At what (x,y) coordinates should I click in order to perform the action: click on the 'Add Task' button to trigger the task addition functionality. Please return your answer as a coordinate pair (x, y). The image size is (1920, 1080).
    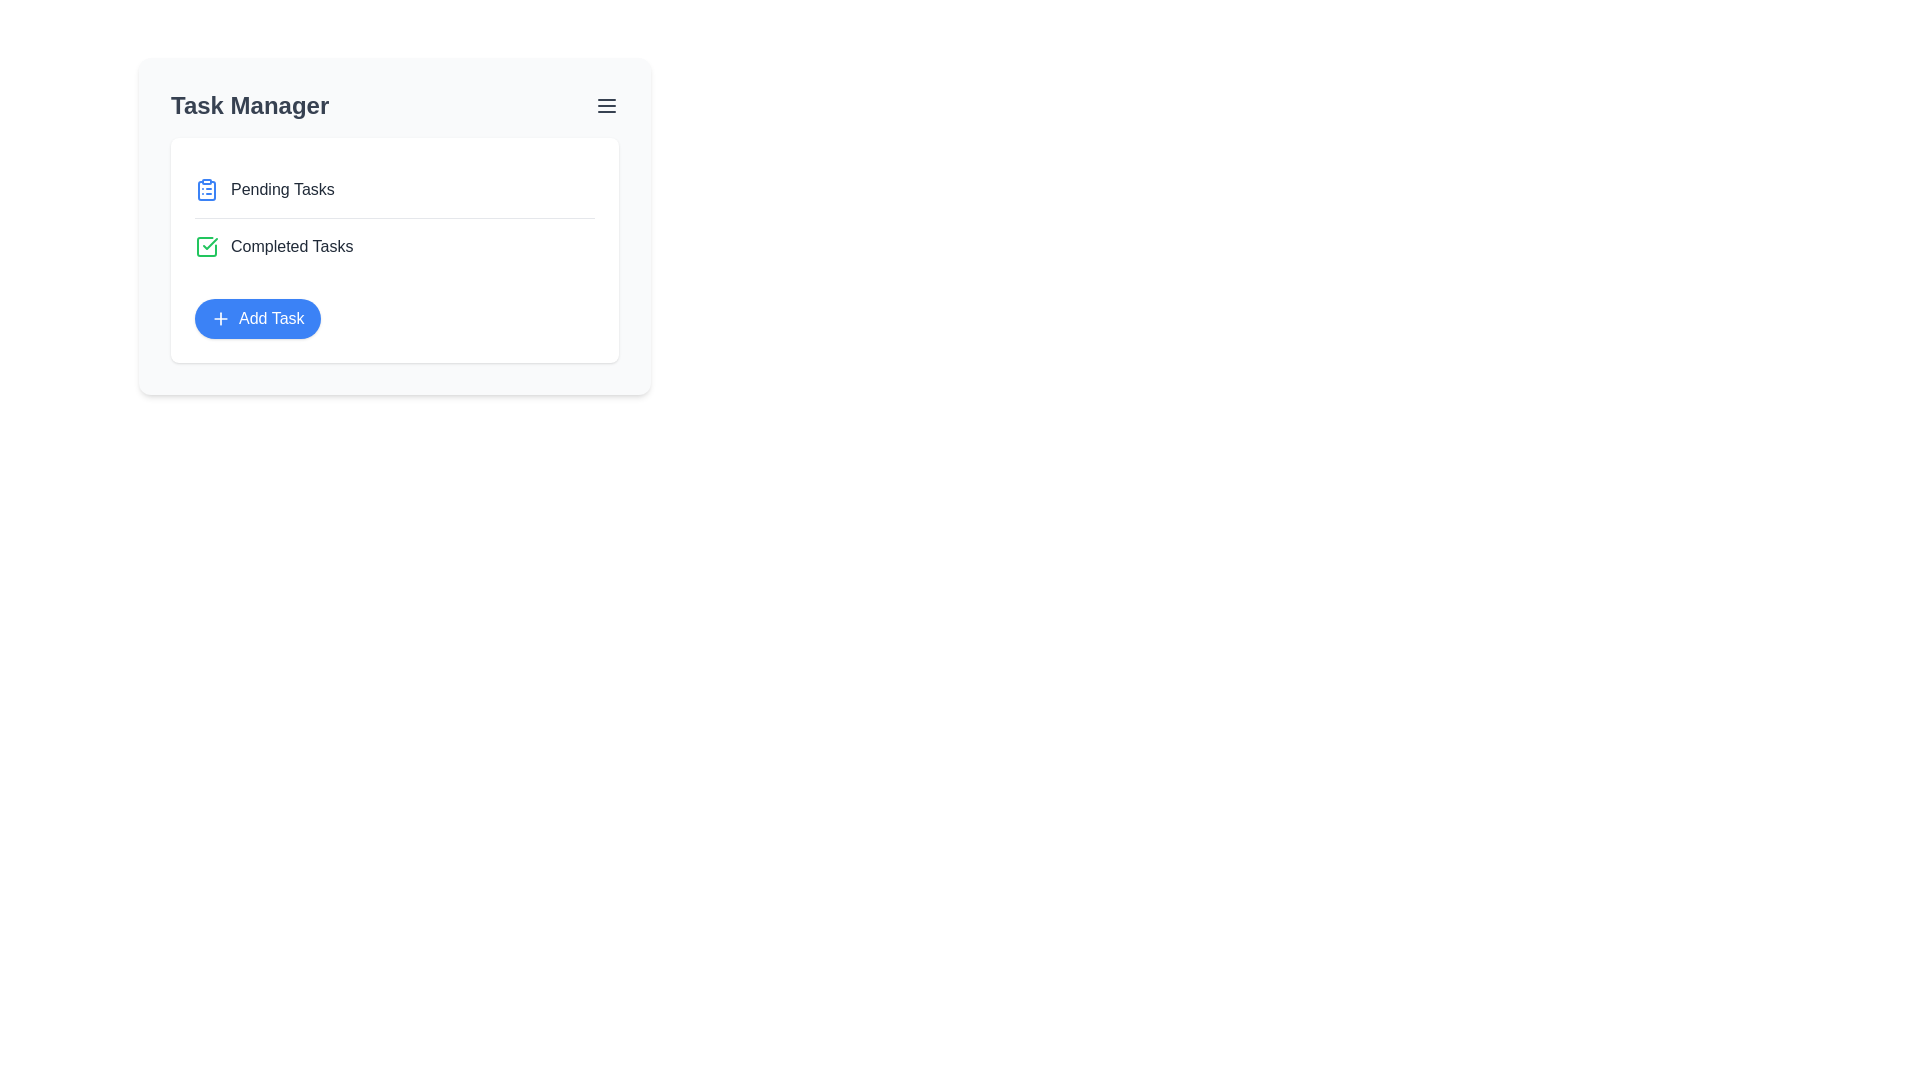
    Looking at the image, I should click on (256, 318).